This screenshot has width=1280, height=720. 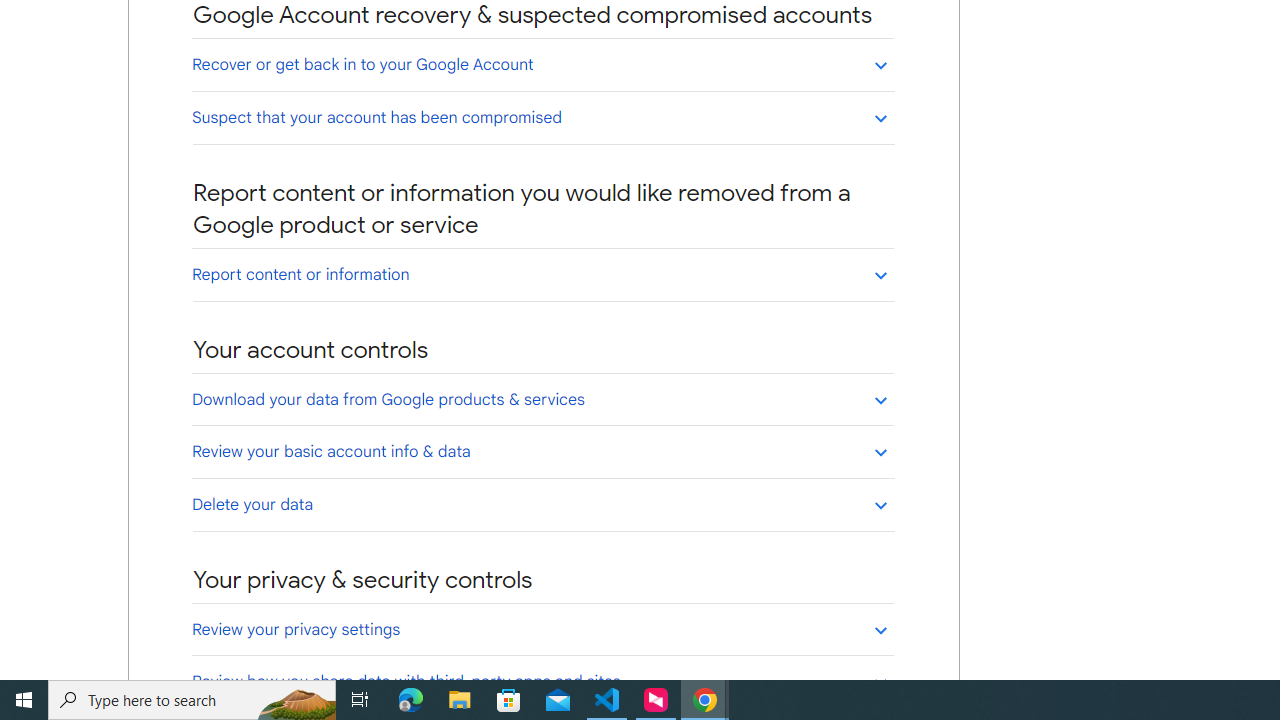 What do you see at coordinates (542, 680) in the screenshot?
I see `'Review how you share data with third-party apps and sites'` at bounding box center [542, 680].